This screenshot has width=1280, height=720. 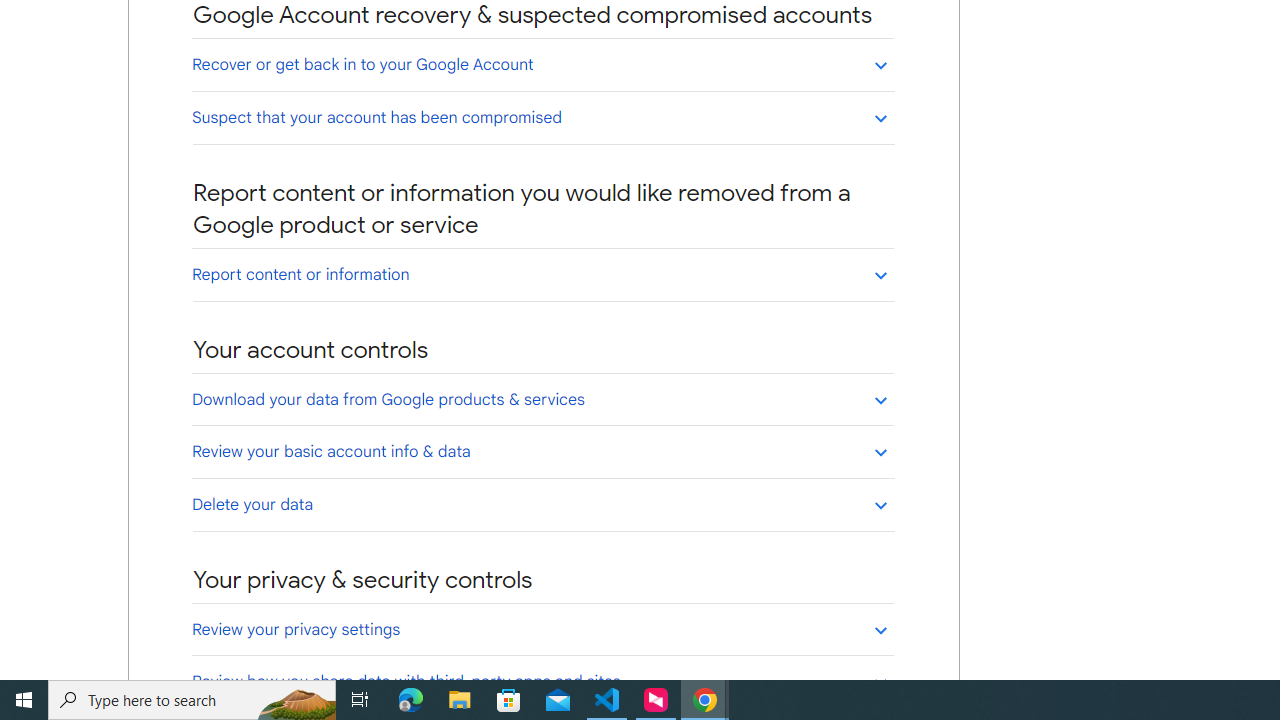 What do you see at coordinates (542, 680) in the screenshot?
I see `'Review how you share data with third-party apps and sites'` at bounding box center [542, 680].